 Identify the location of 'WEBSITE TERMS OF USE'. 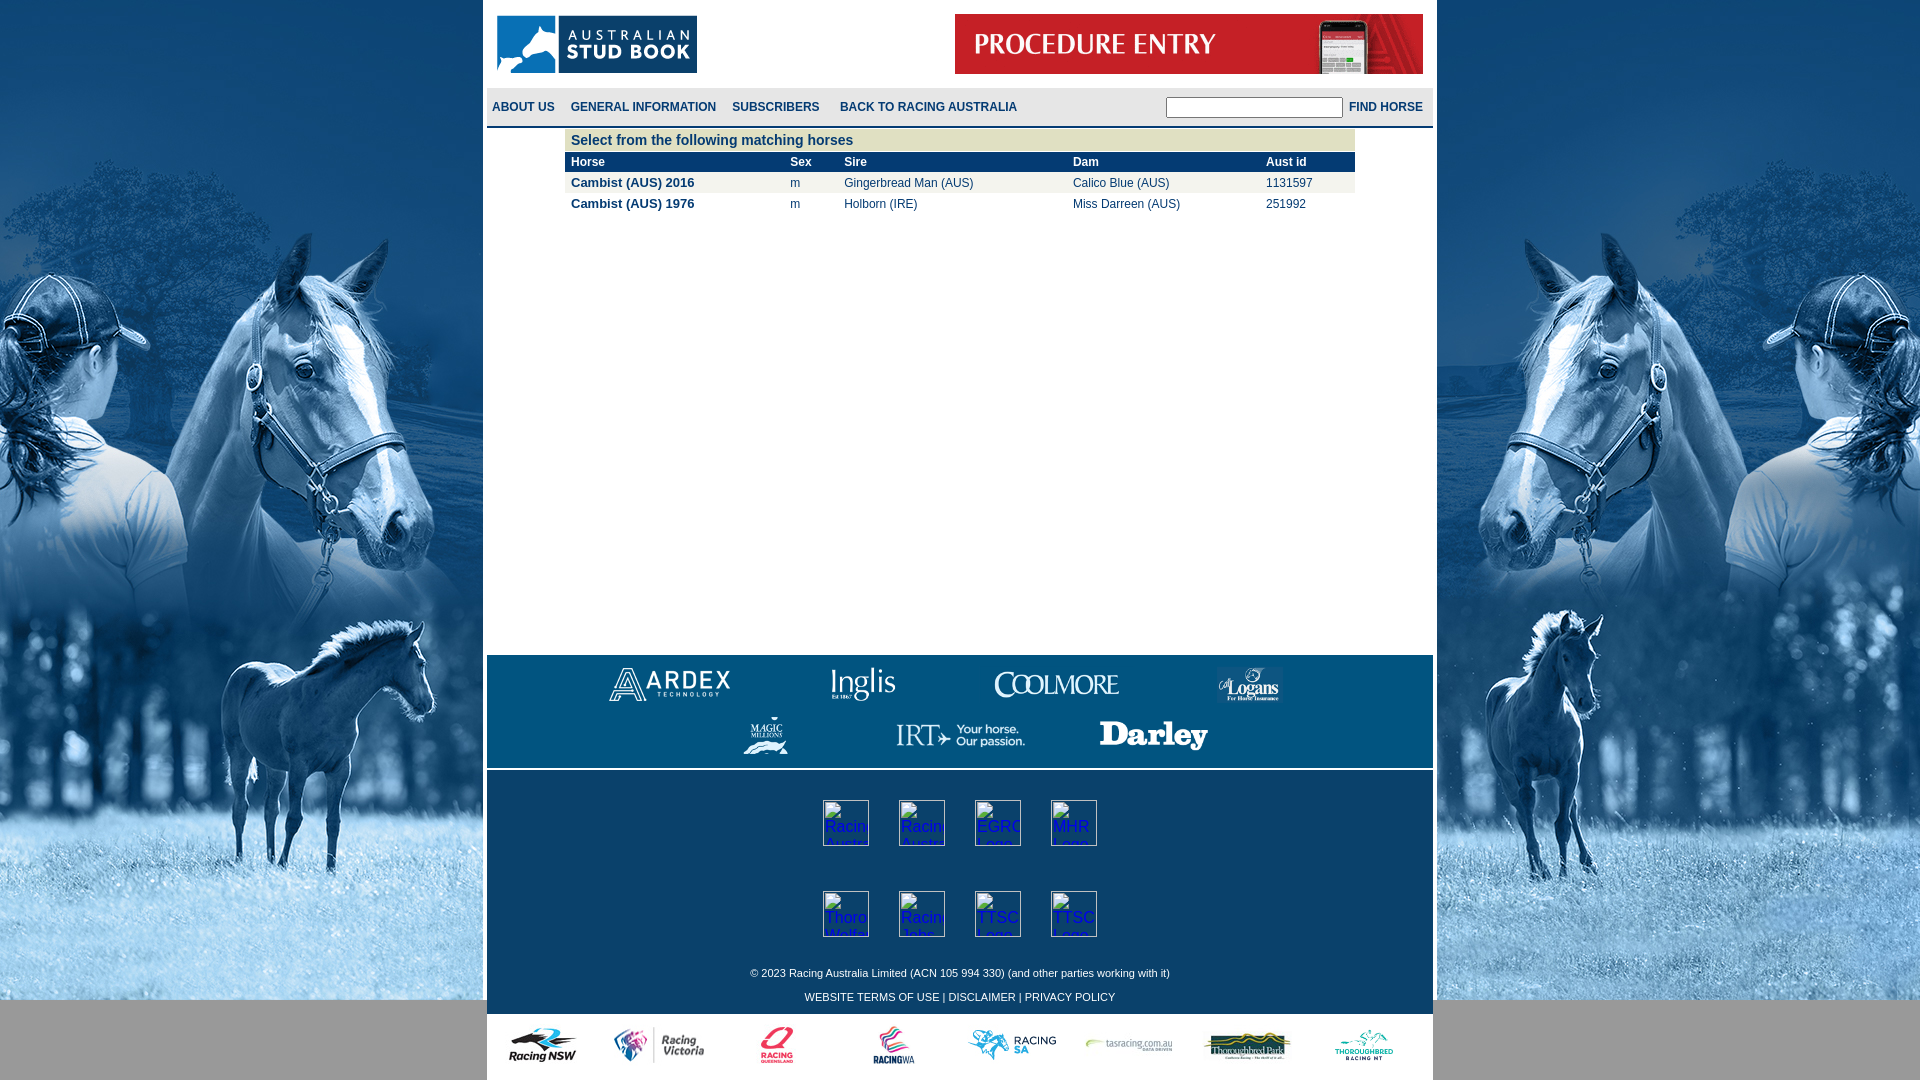
(805, 996).